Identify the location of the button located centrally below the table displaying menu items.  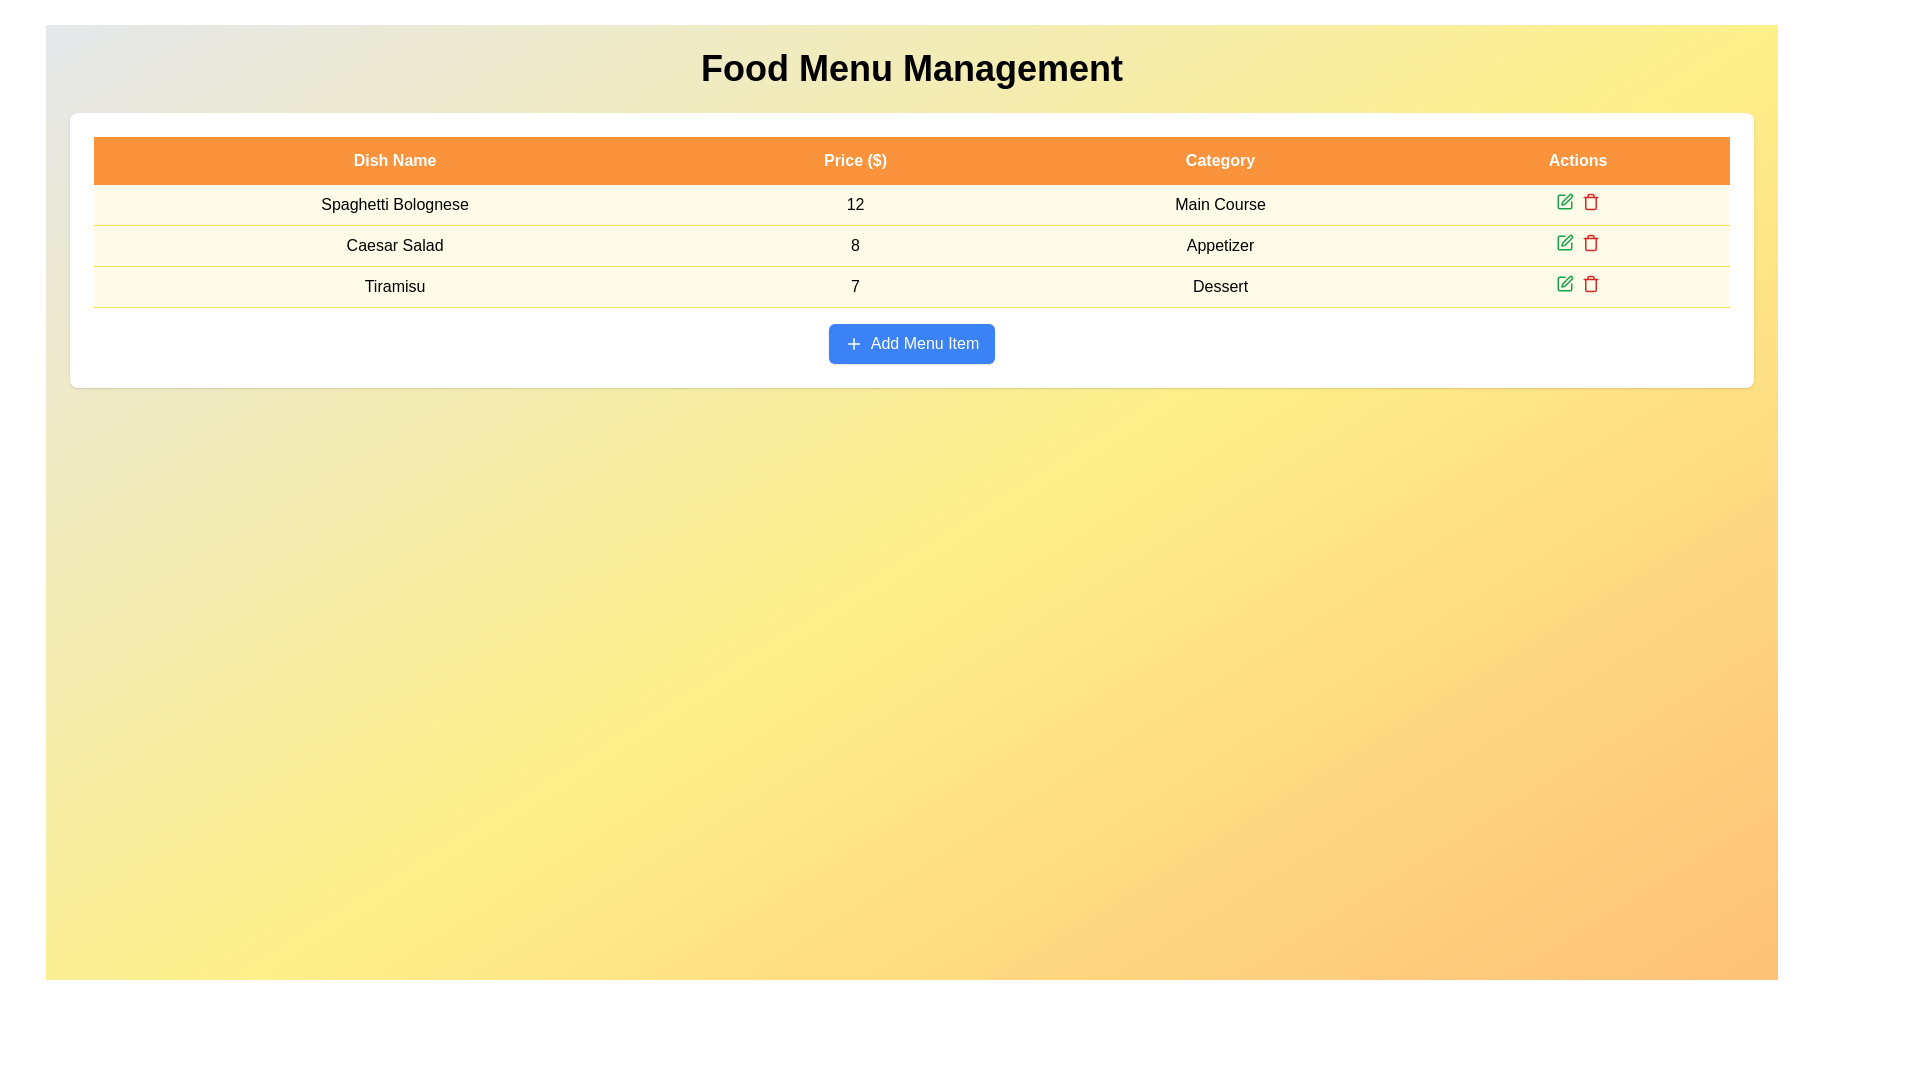
(911, 342).